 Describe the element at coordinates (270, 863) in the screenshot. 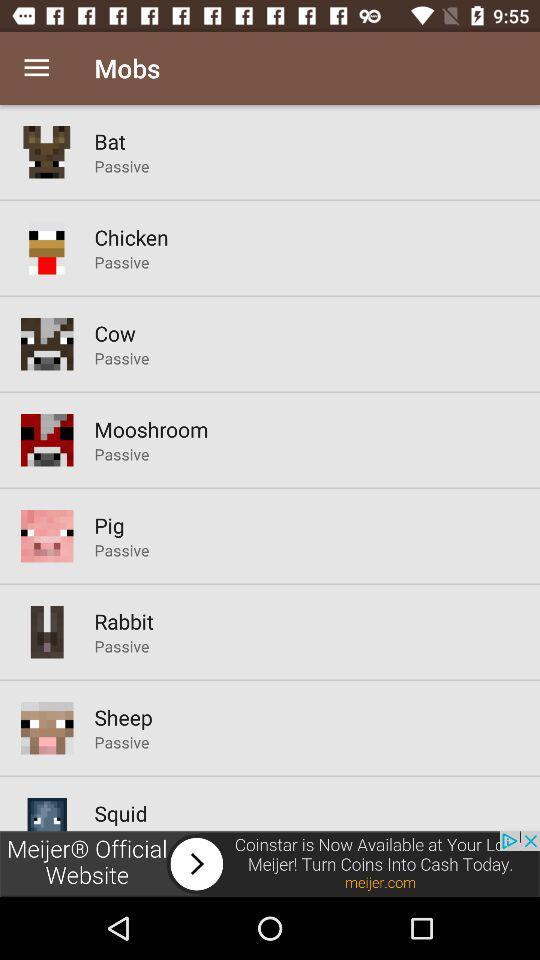

I see `advertisement` at that location.